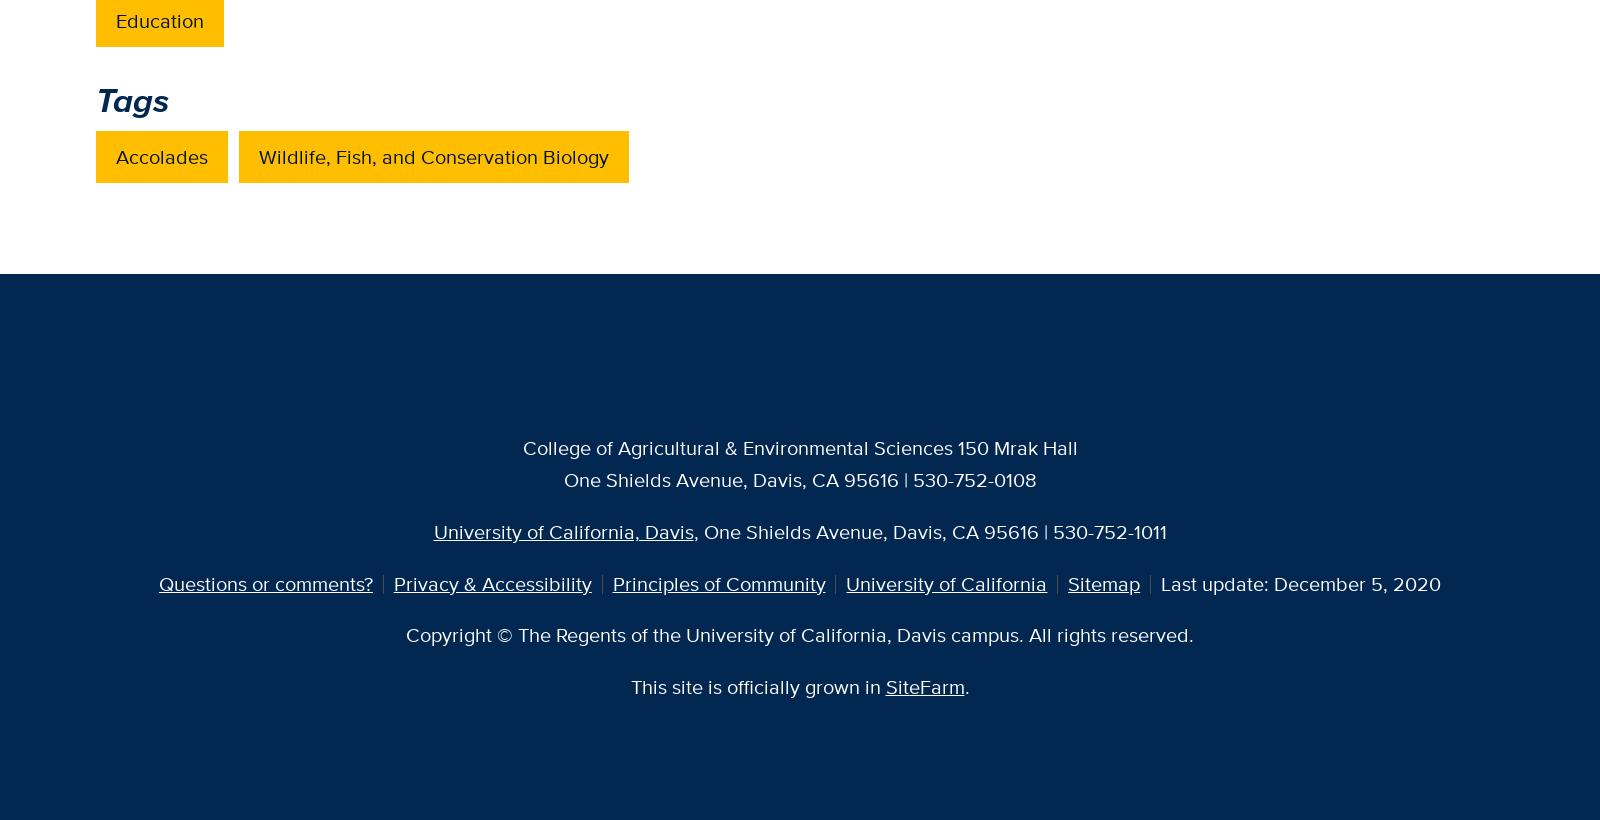  Describe the element at coordinates (159, 157) in the screenshot. I see `'Accolades'` at that location.